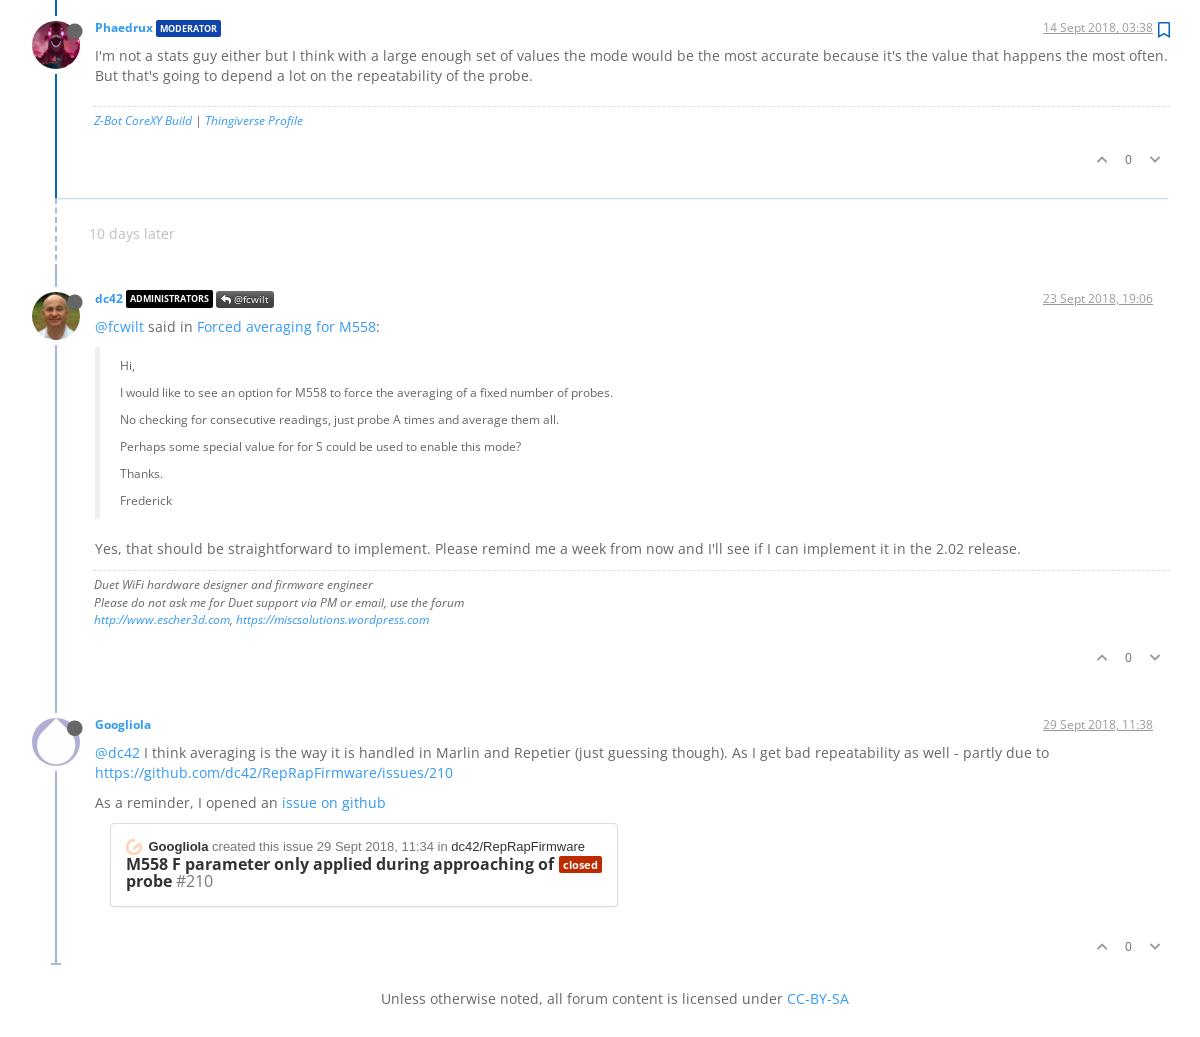  What do you see at coordinates (333, 801) in the screenshot?
I see `'issue on github'` at bounding box center [333, 801].